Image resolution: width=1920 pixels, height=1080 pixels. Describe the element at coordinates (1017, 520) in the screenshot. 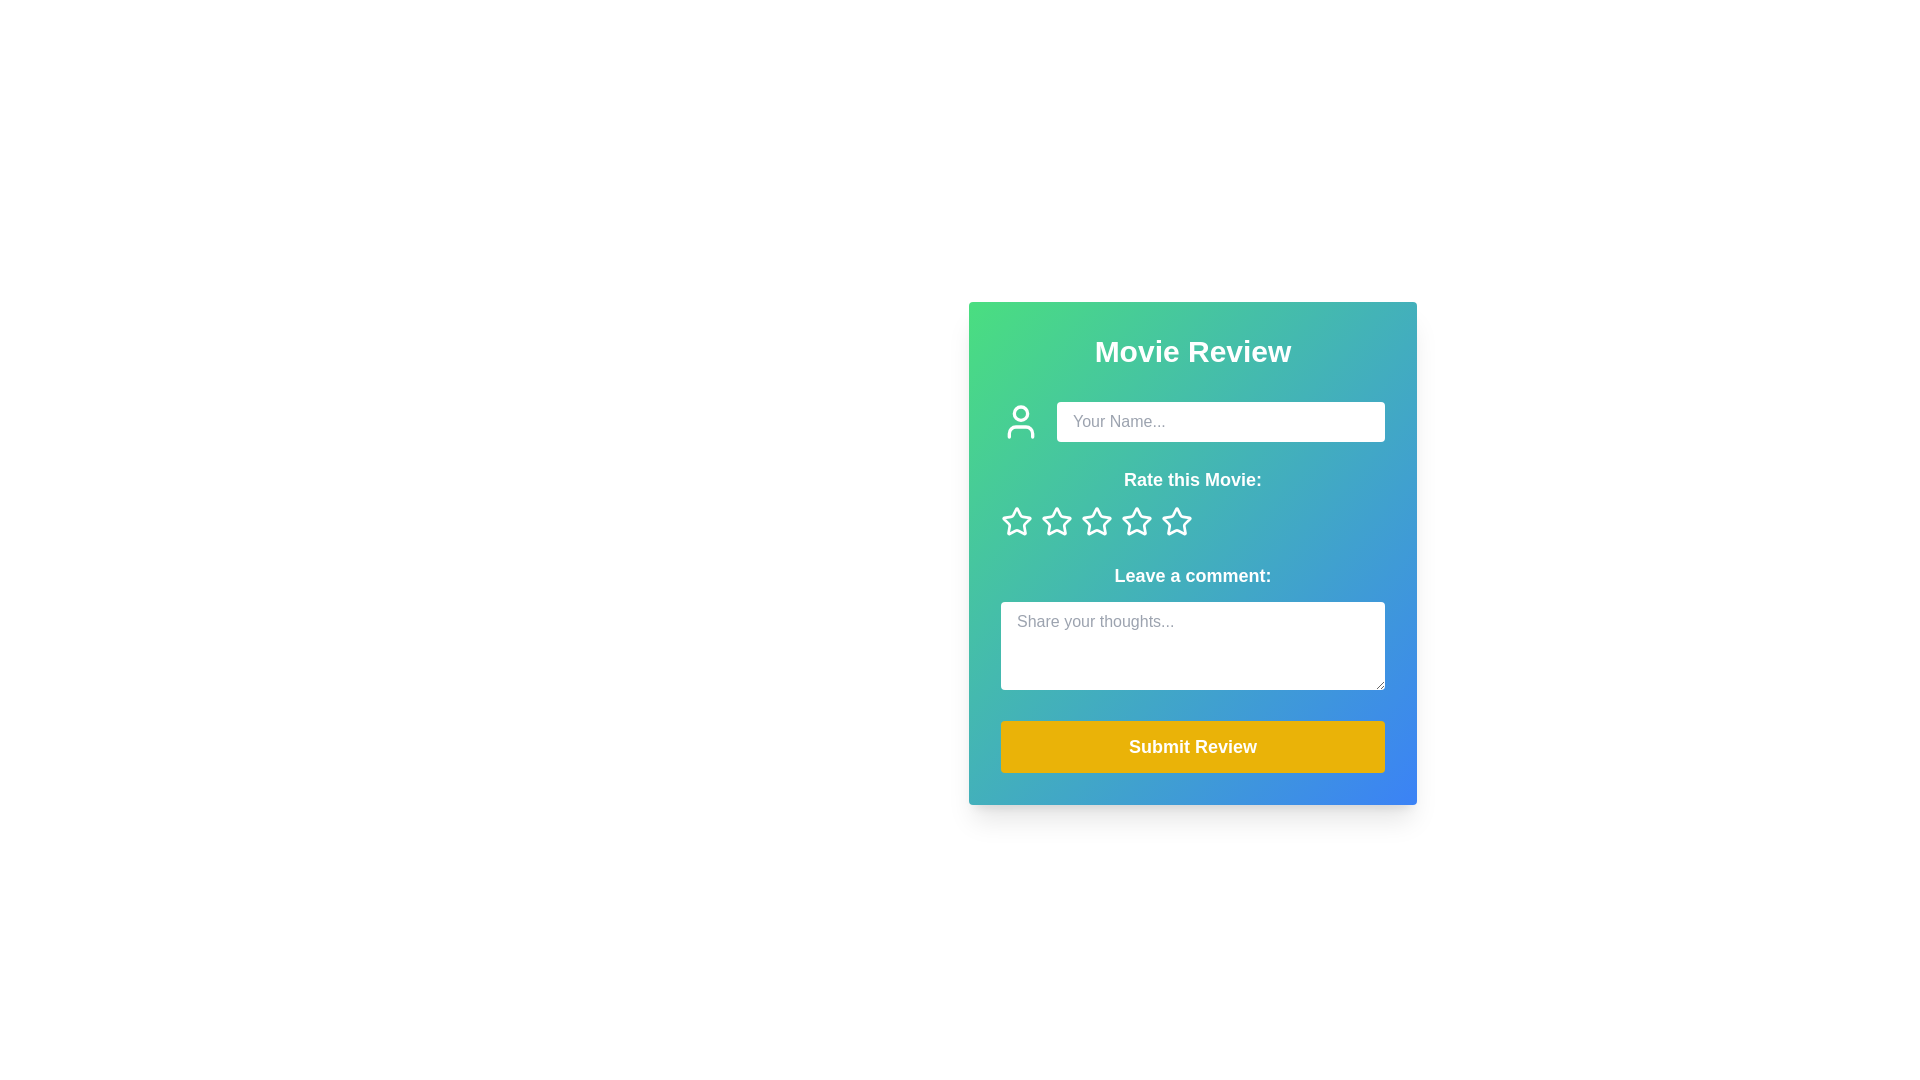

I see `on the first interactive rating star icon located beneath the 'Rate this Movie' label in the review form component` at that location.